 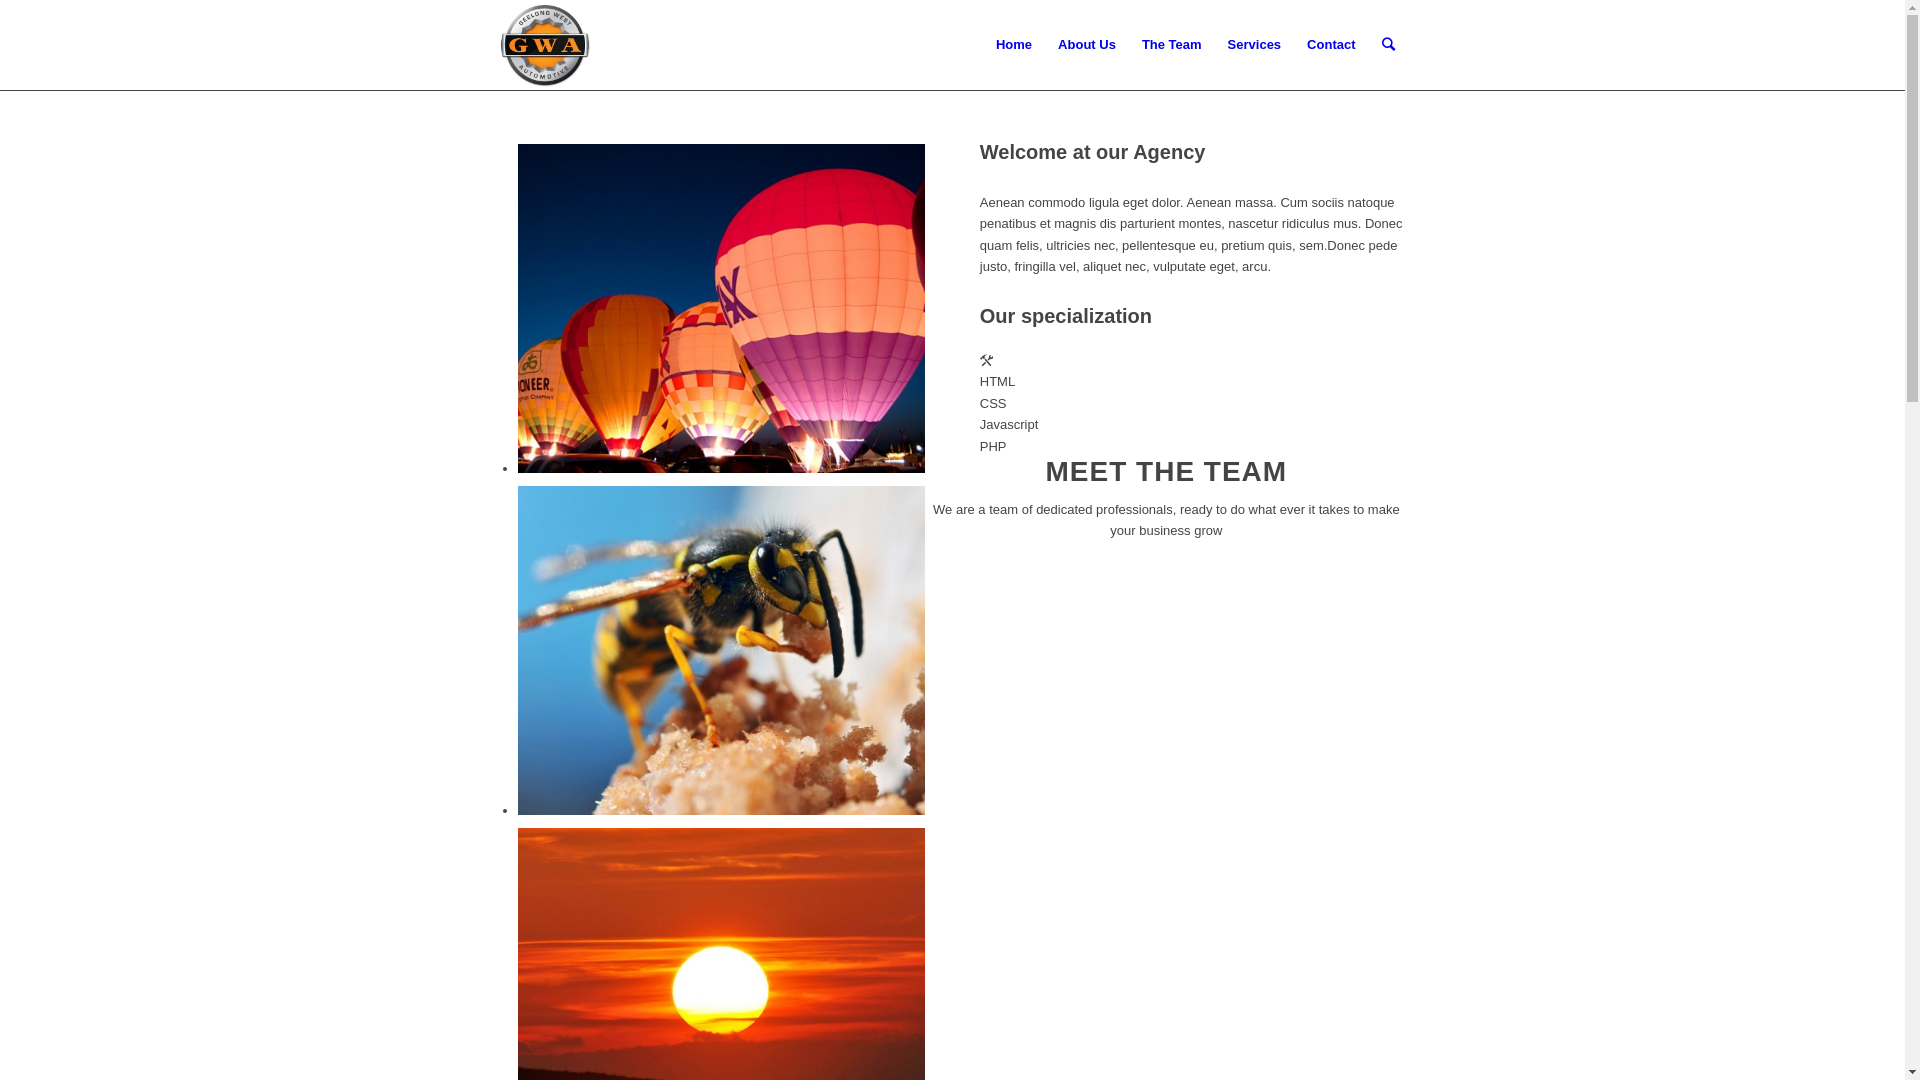 I want to click on 'The Team', so click(x=1171, y=45).